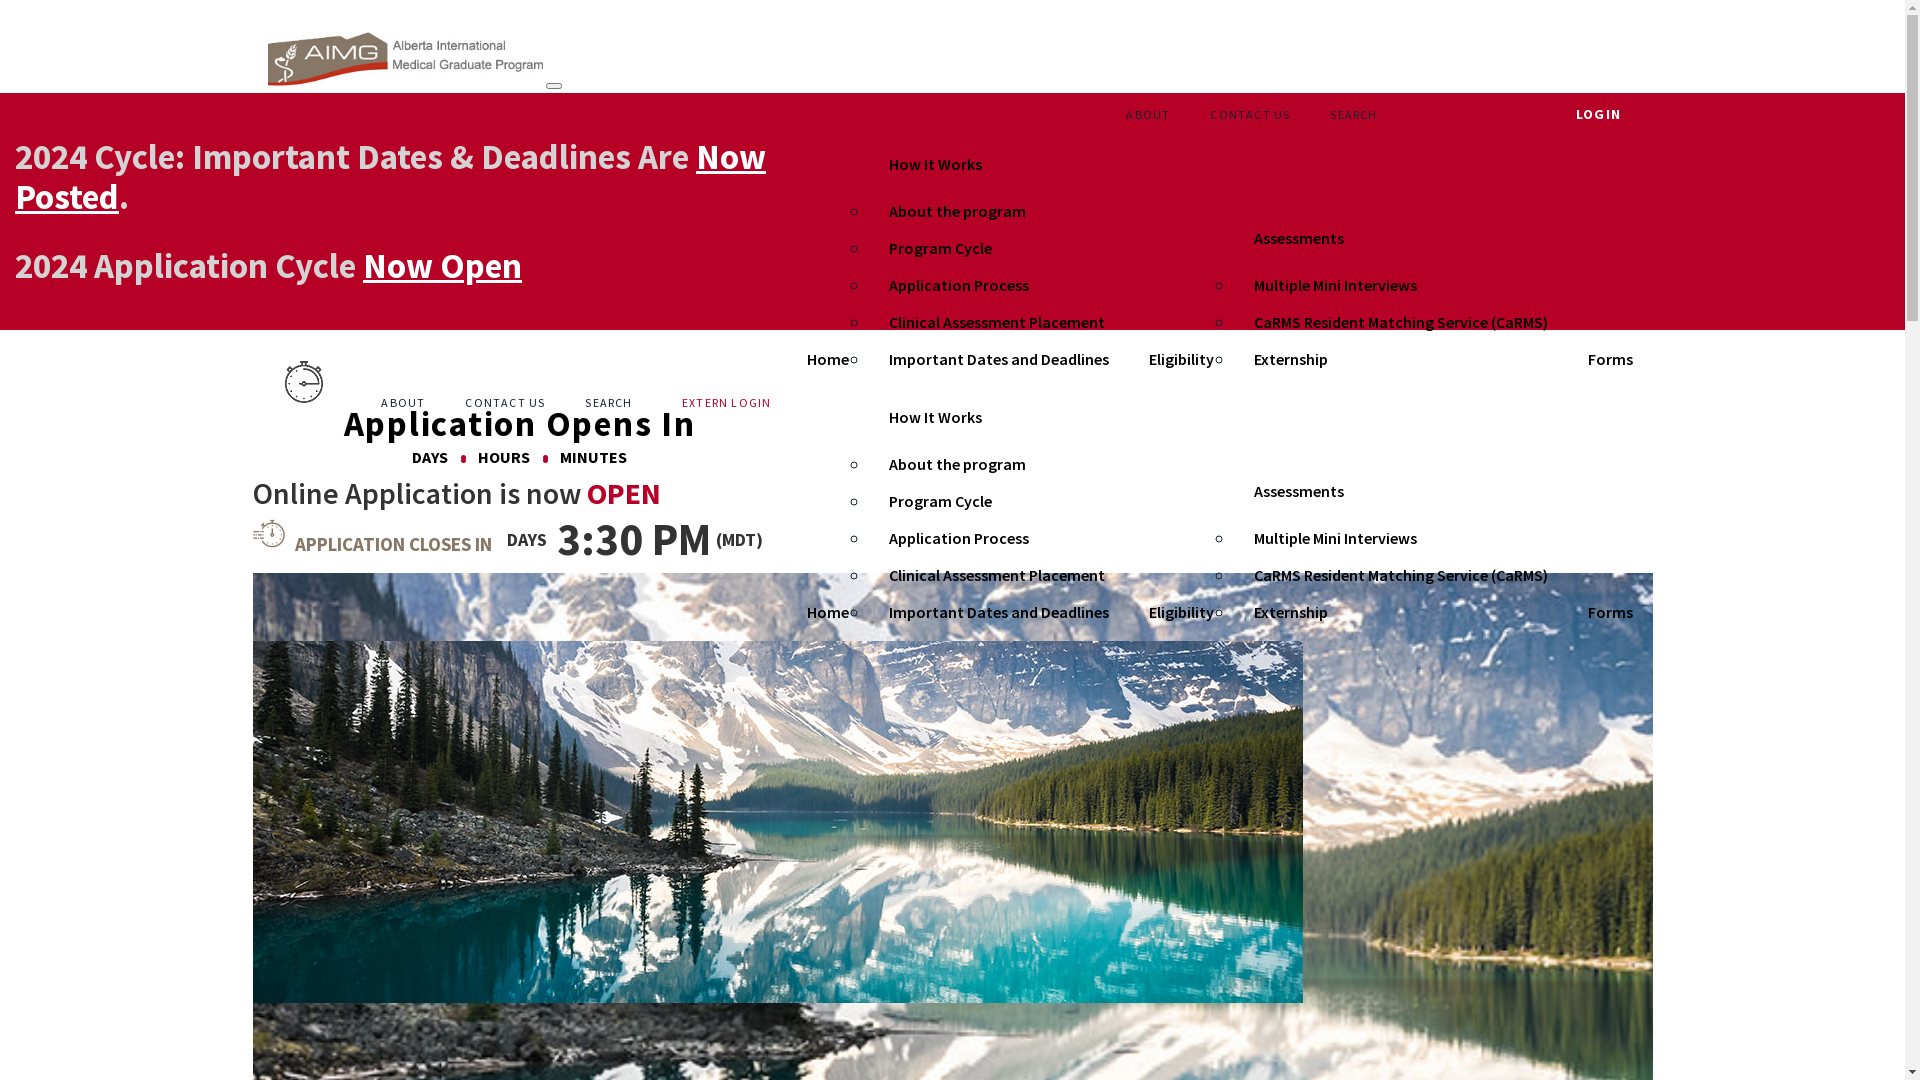 This screenshot has width=1920, height=1080. Describe the element at coordinates (1180, 611) in the screenshot. I see `'Eligibility'` at that location.